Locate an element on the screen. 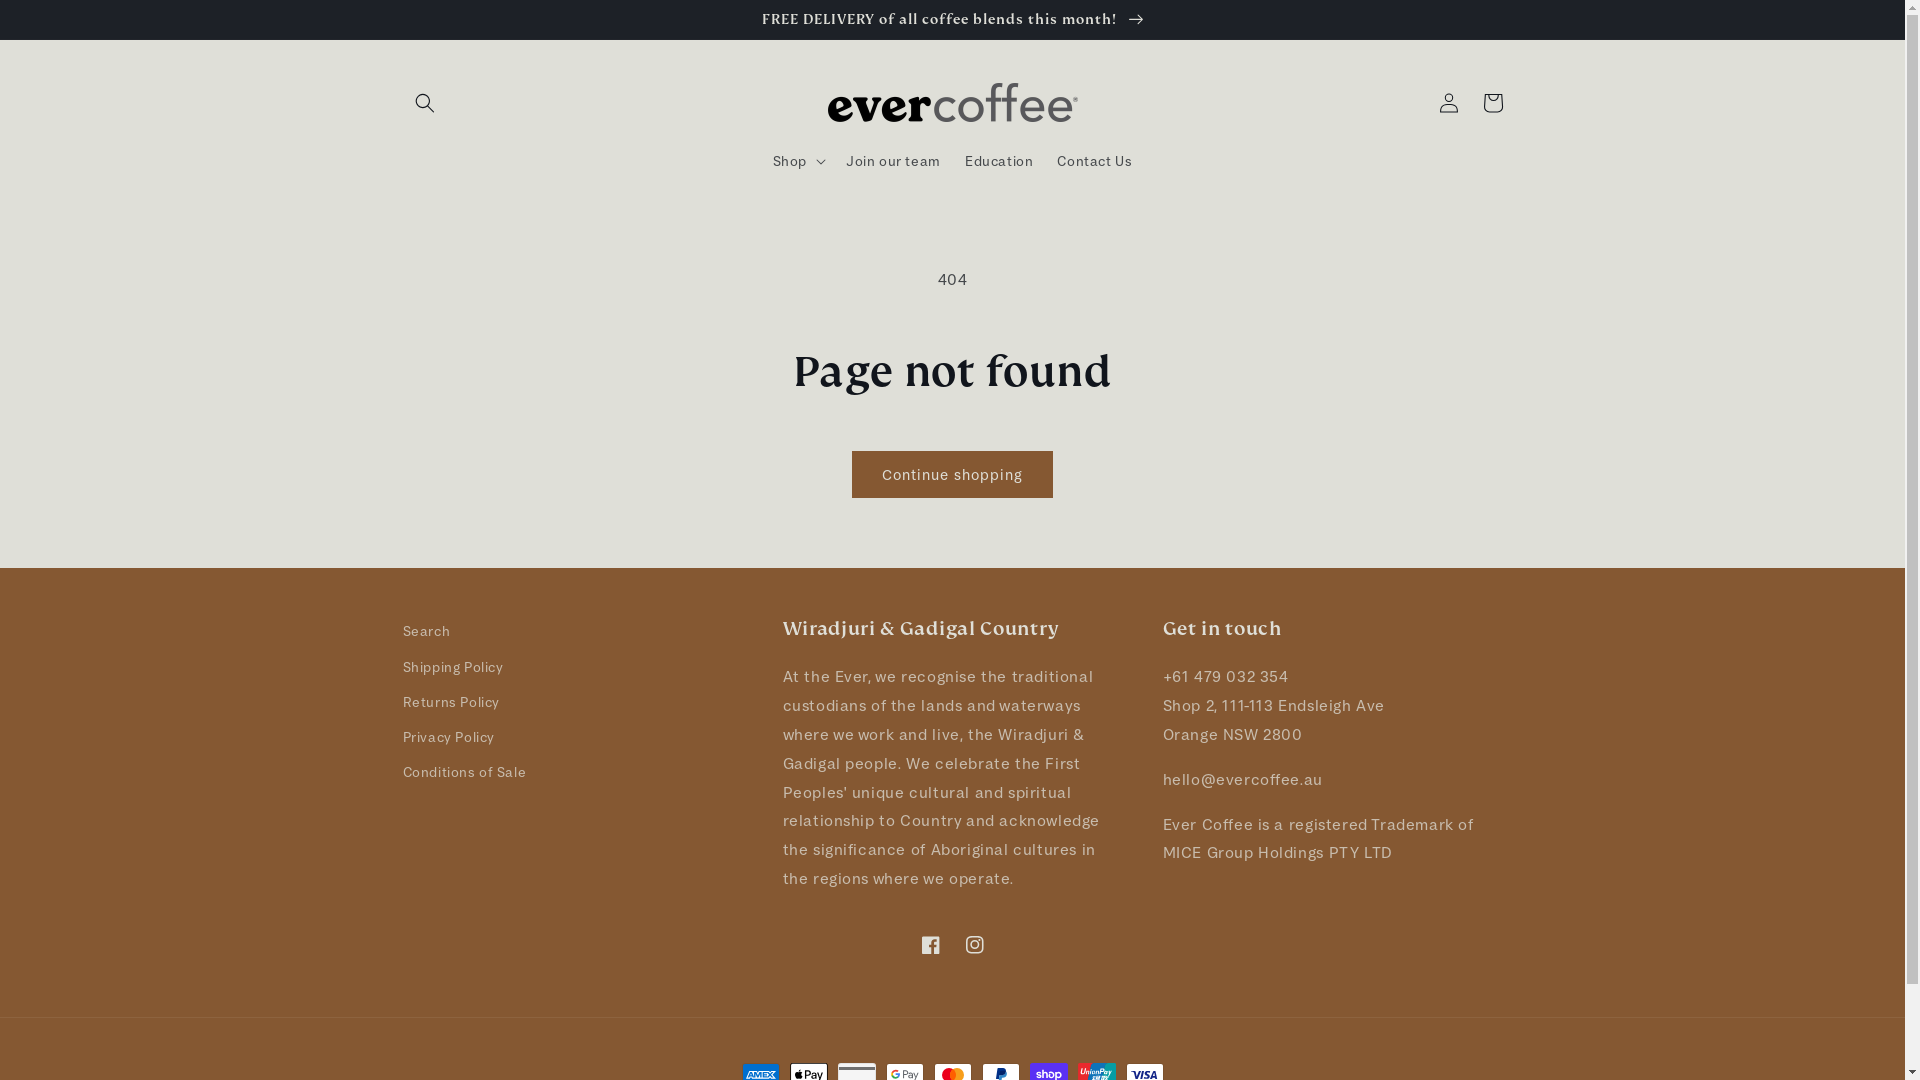 Image resolution: width=1920 pixels, height=1080 pixels. 'Education' is located at coordinates (998, 160).